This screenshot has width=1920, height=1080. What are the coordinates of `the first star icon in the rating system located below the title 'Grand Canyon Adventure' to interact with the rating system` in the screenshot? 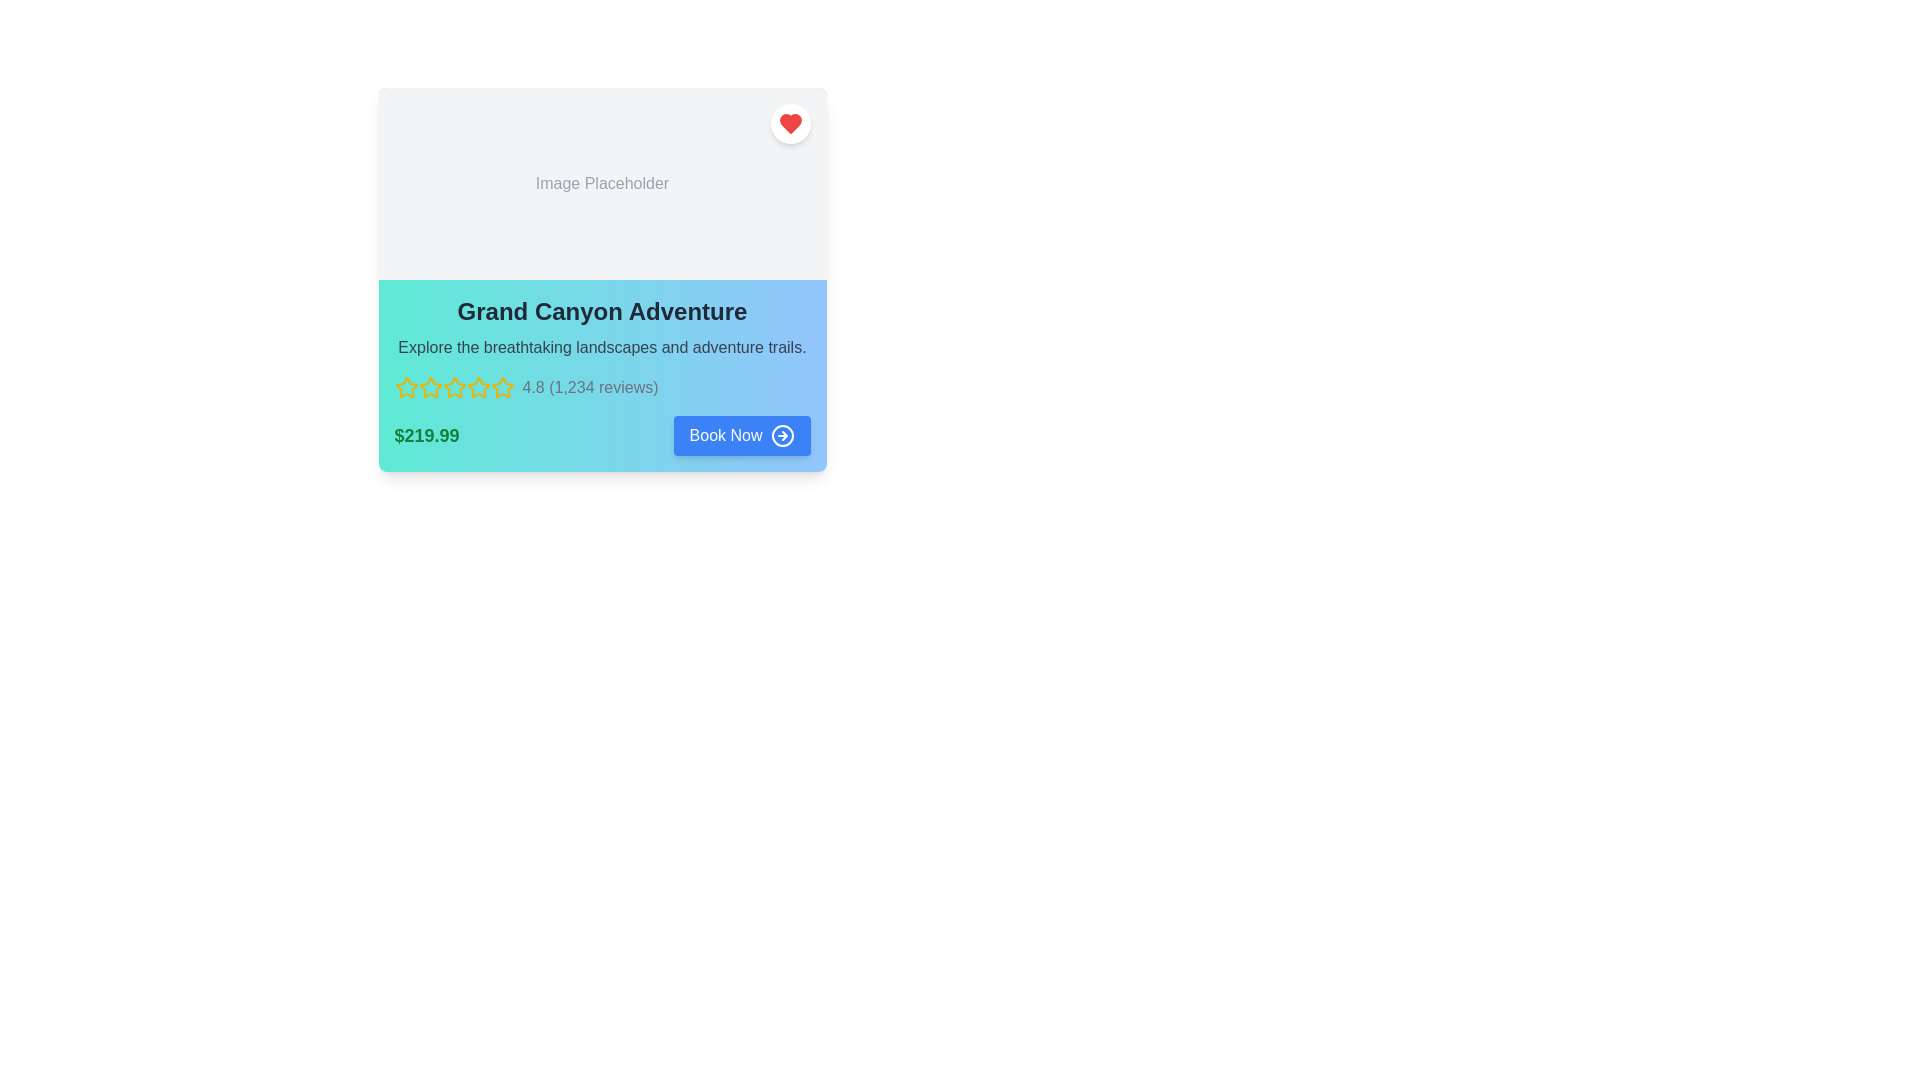 It's located at (405, 387).